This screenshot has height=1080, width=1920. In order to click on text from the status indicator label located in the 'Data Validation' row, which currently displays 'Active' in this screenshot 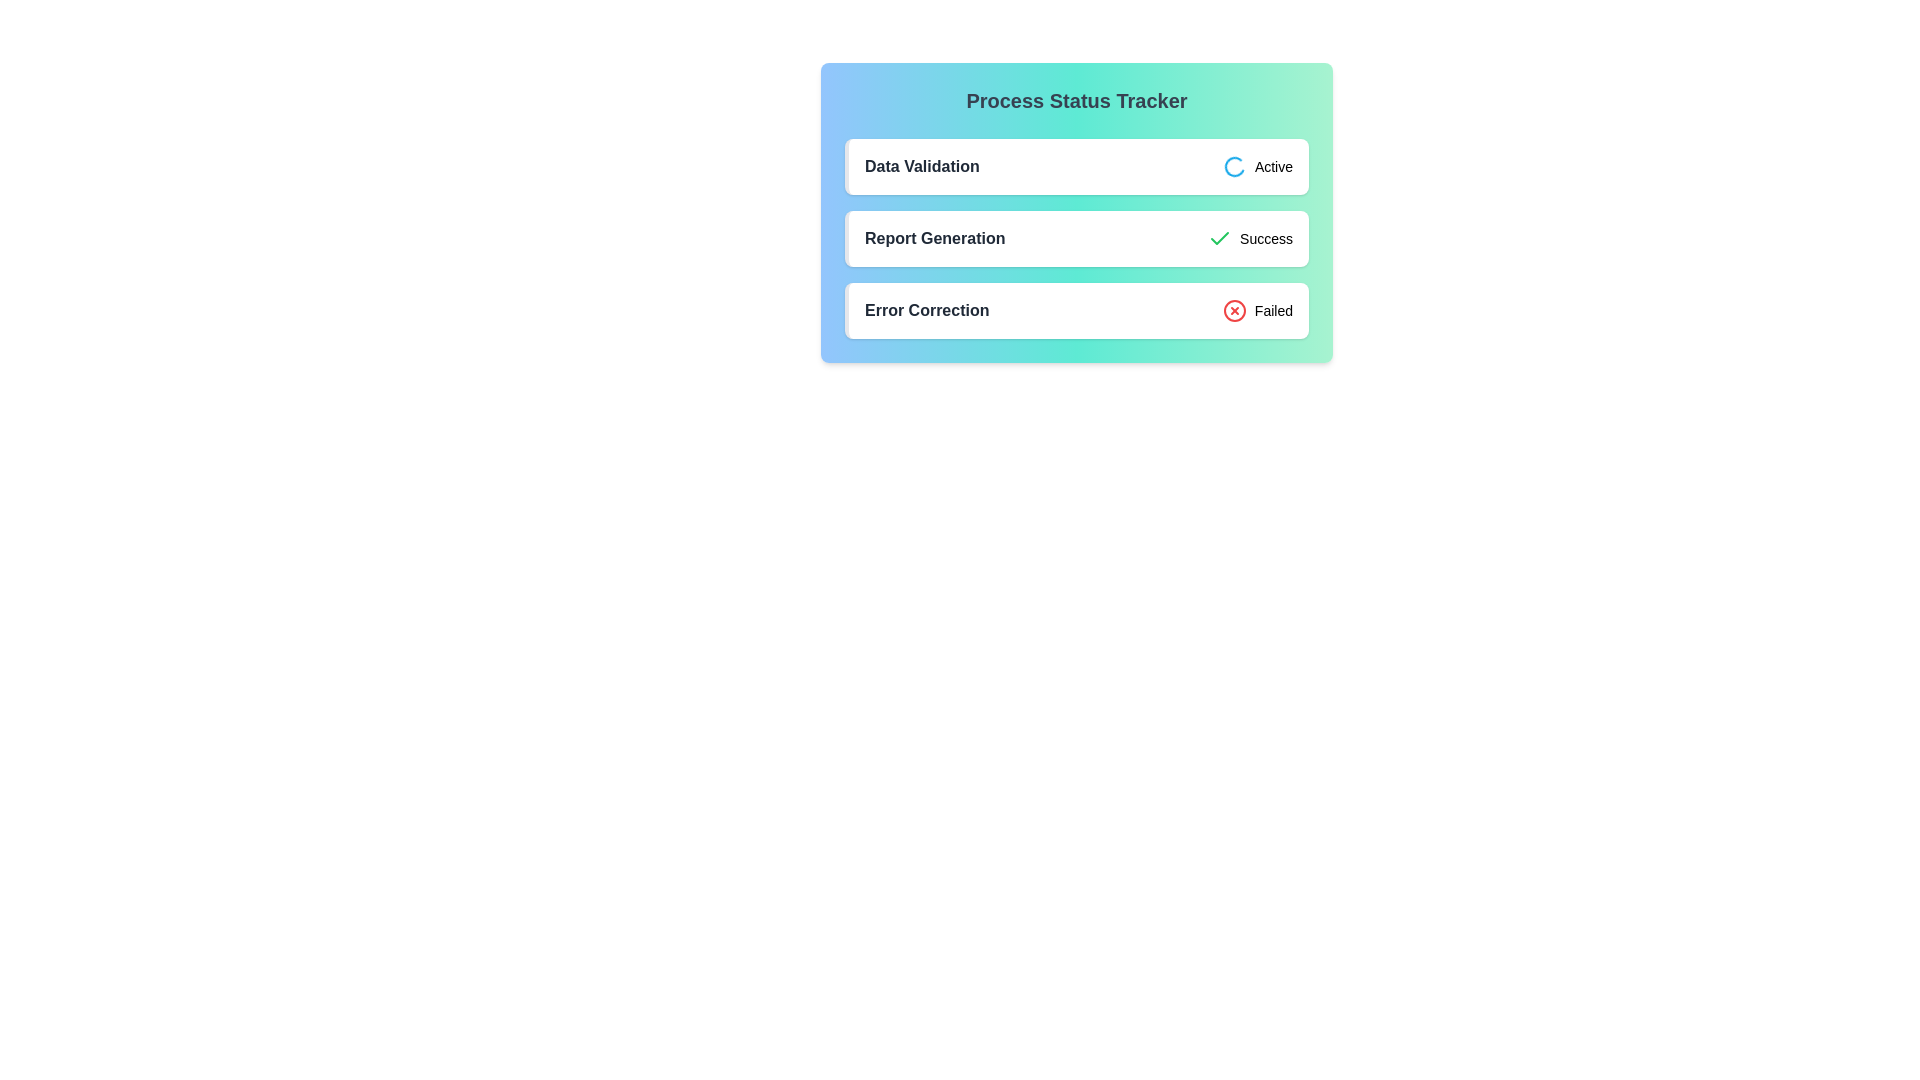, I will do `click(1272, 165)`.